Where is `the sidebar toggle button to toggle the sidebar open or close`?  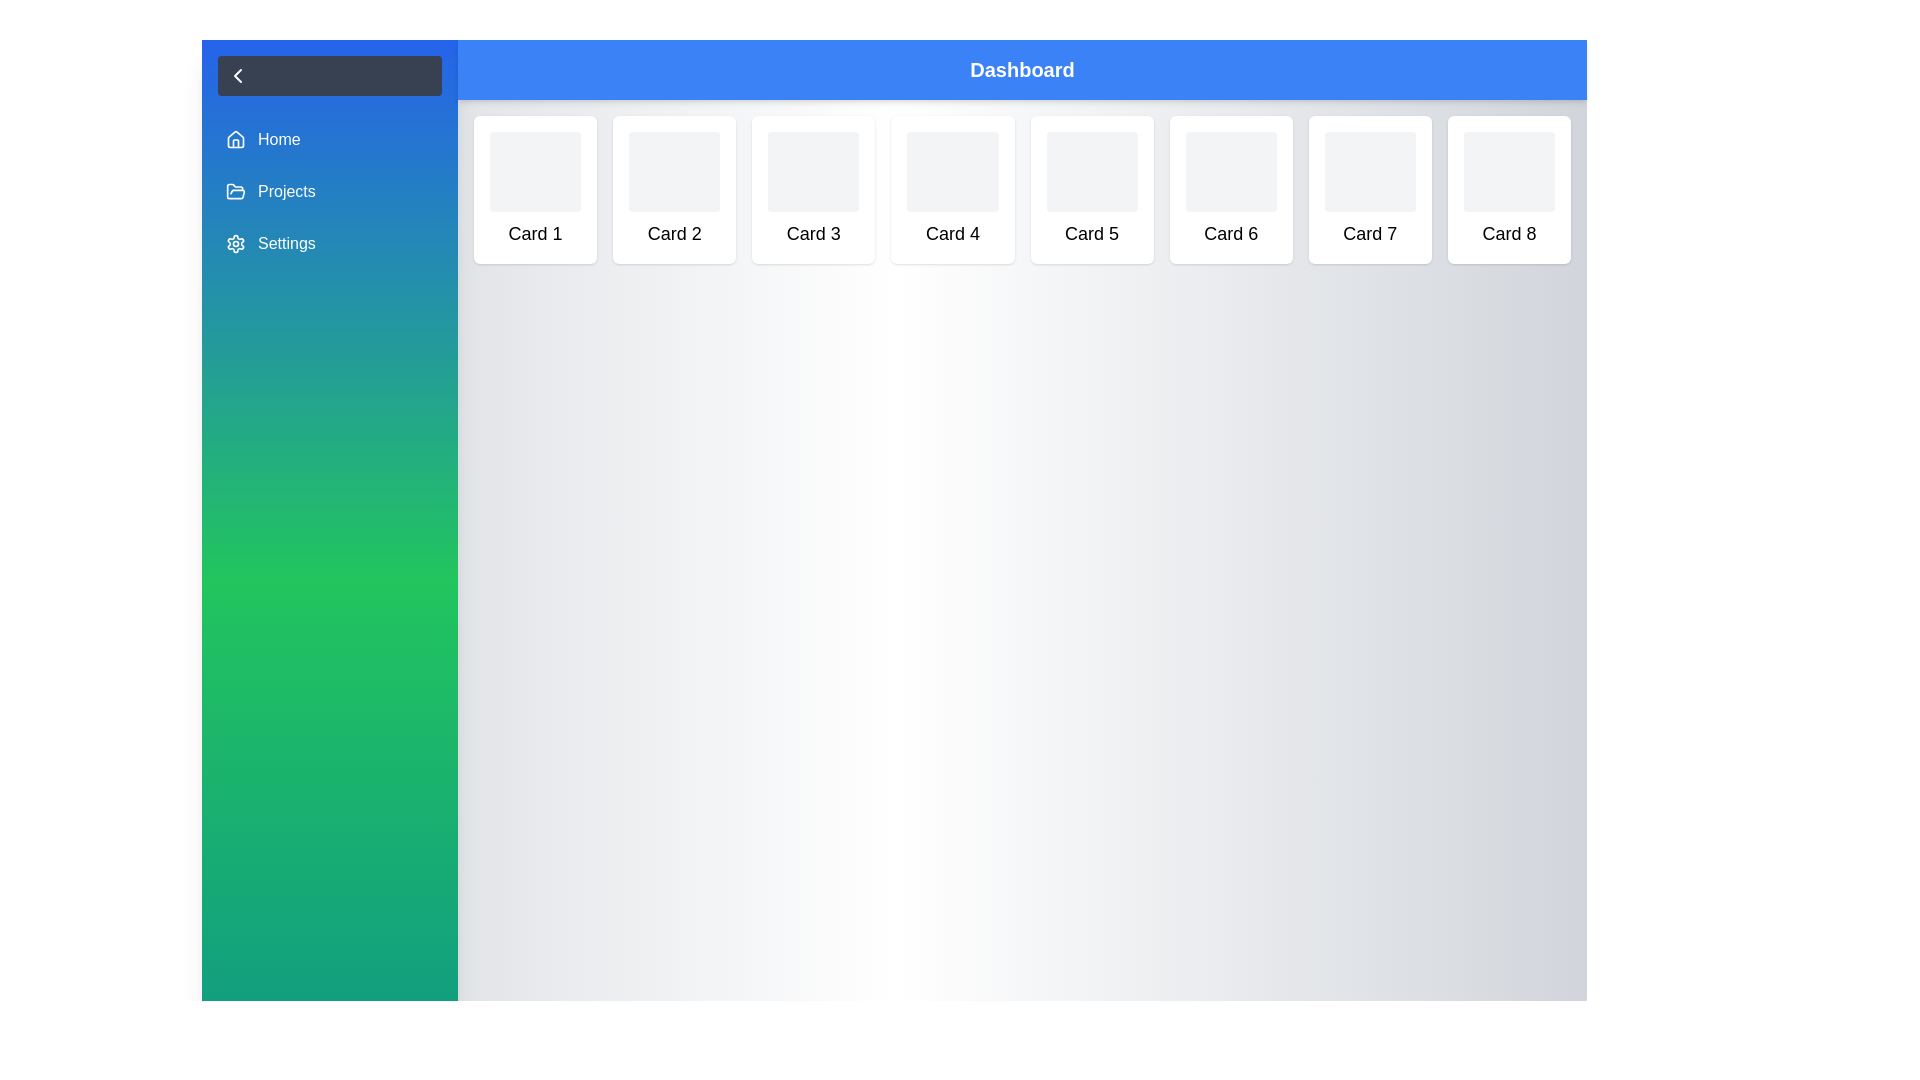 the sidebar toggle button to toggle the sidebar open or close is located at coordinates (330, 75).